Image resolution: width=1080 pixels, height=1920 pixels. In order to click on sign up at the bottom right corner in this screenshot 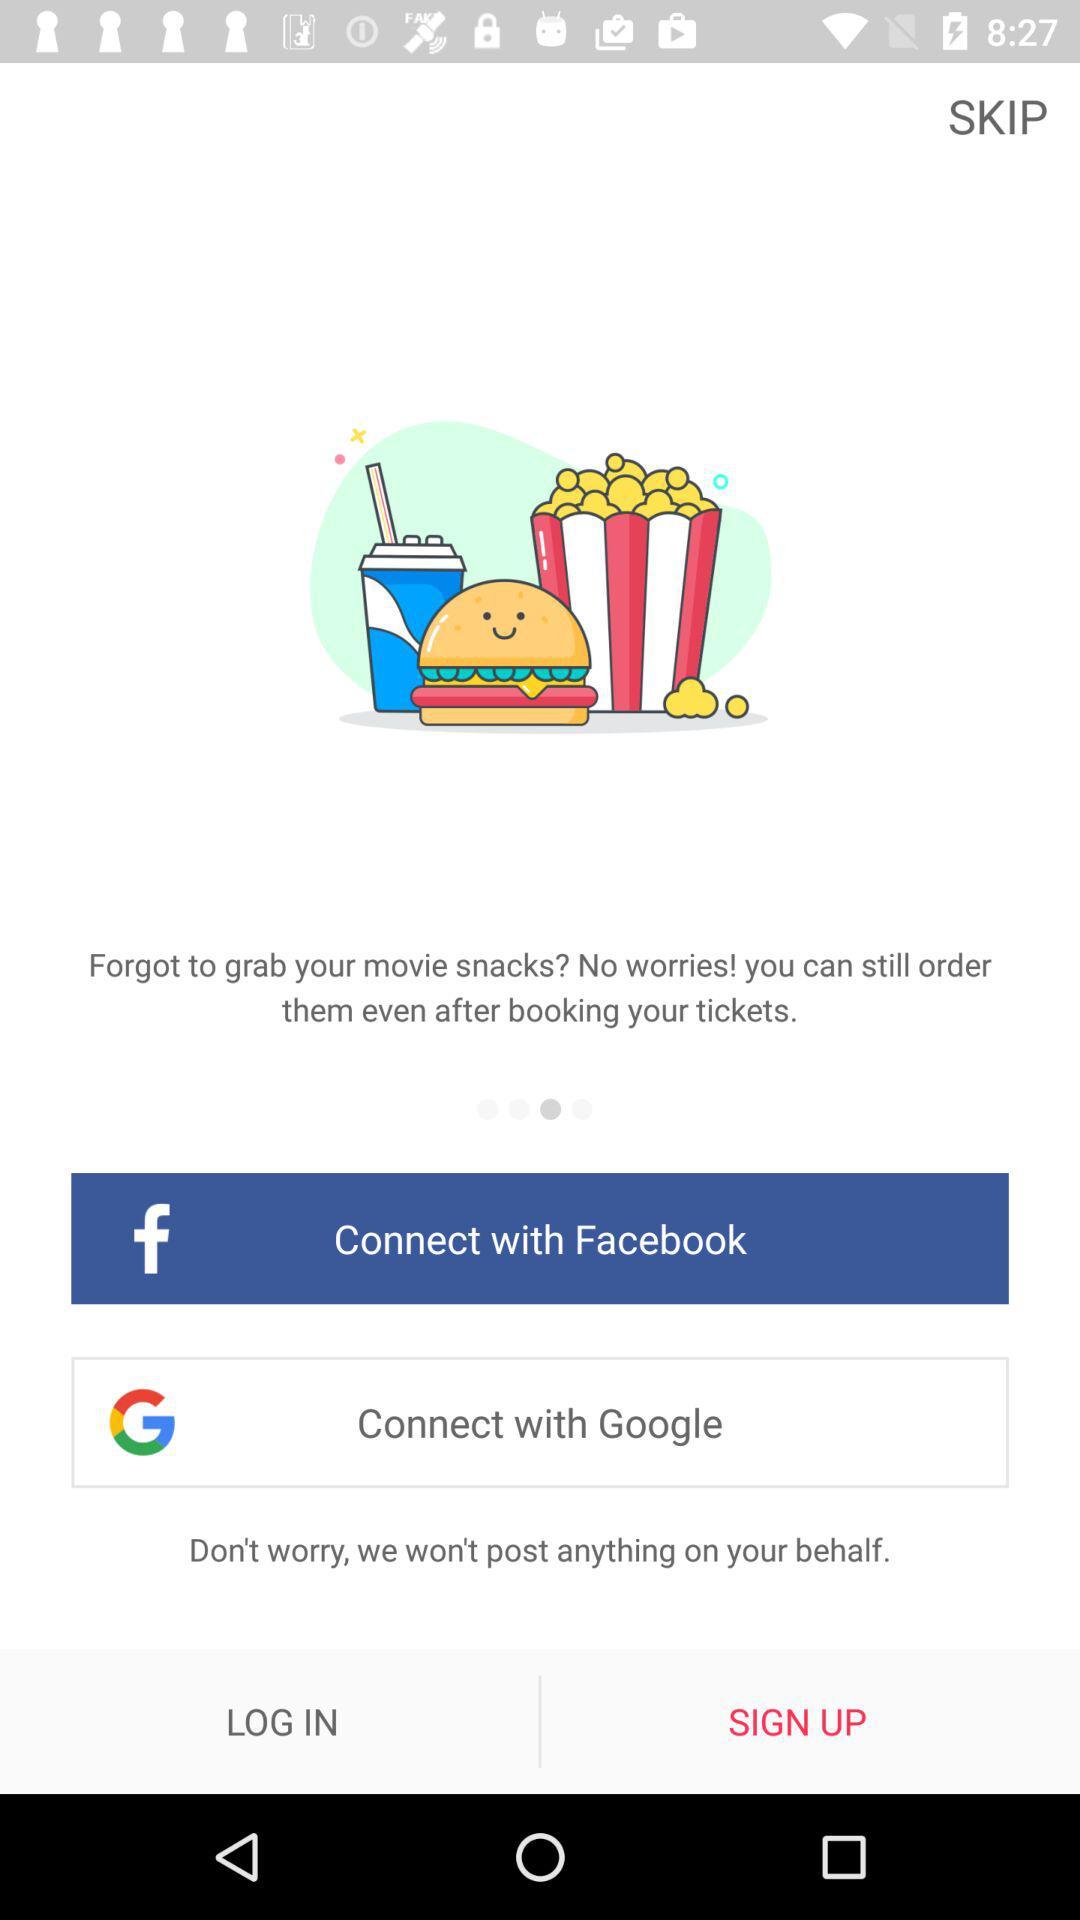, I will do `click(796, 1720)`.